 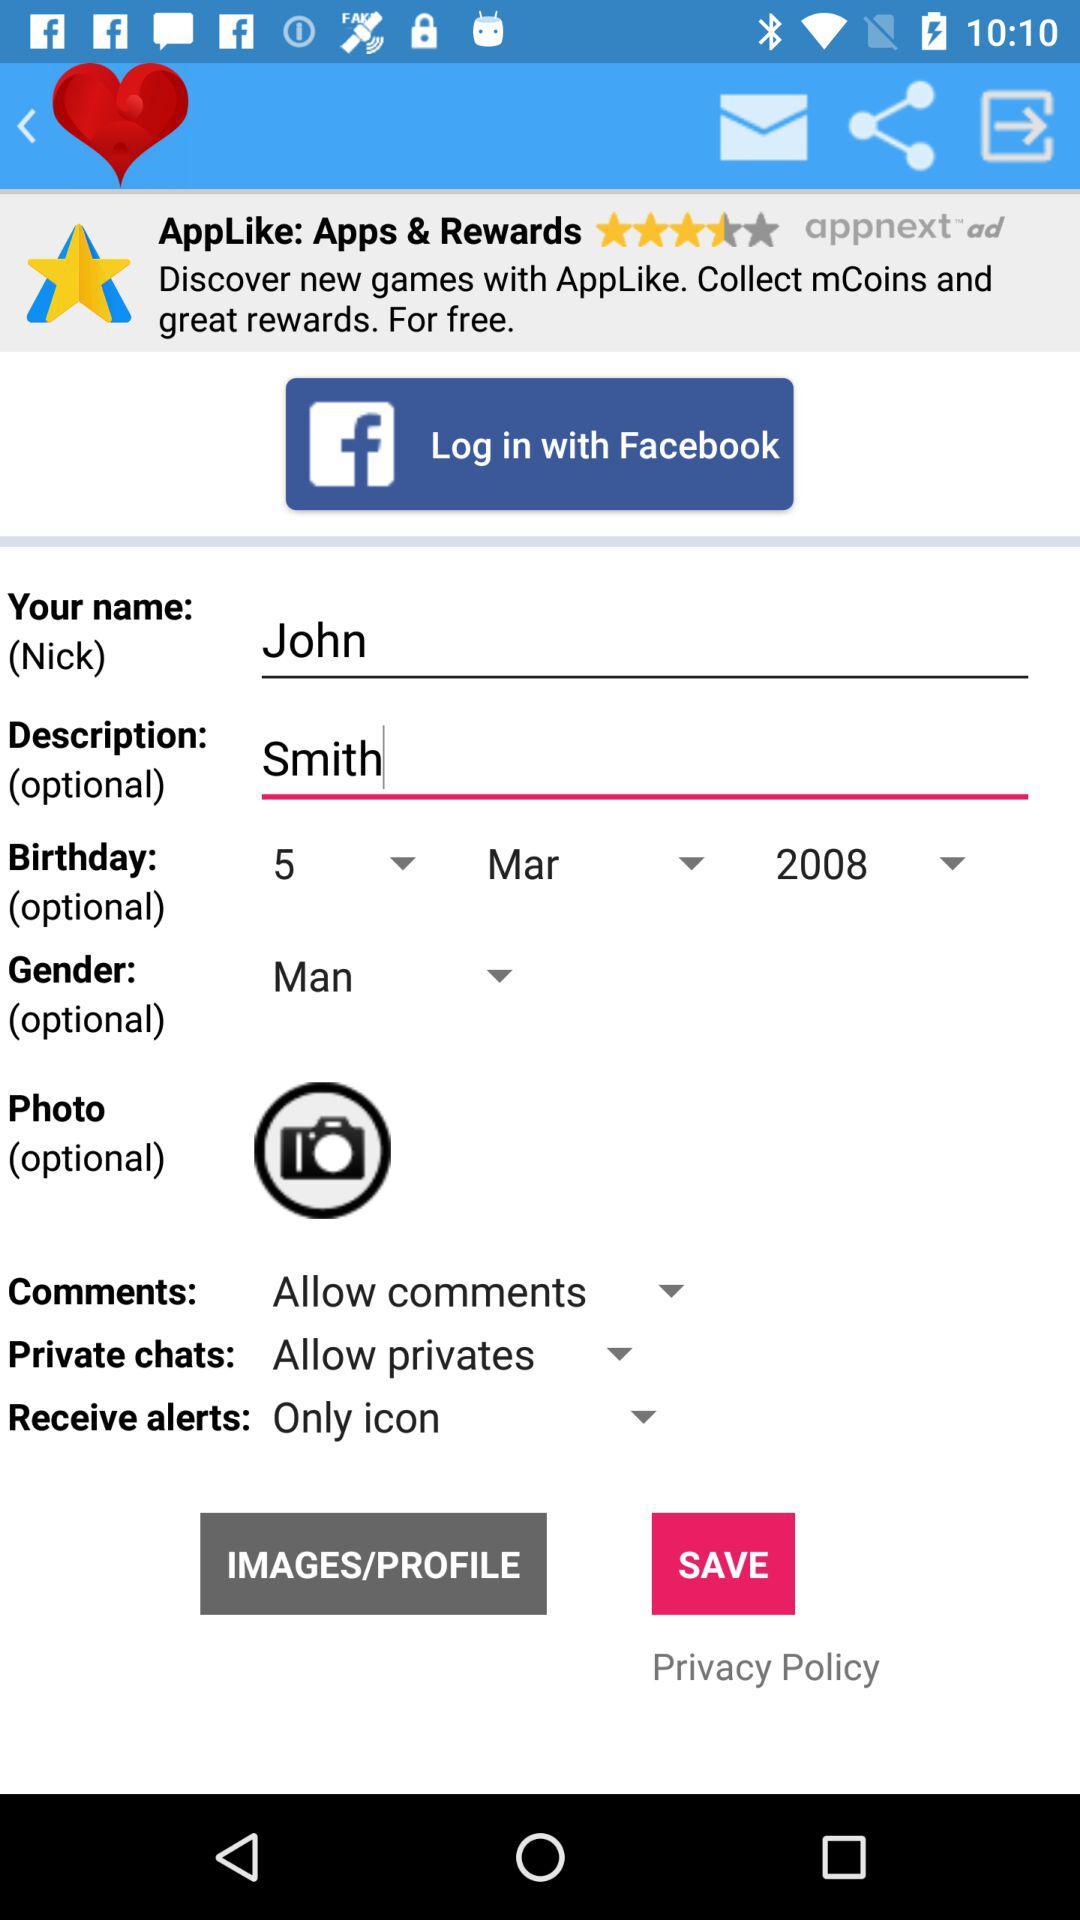 What do you see at coordinates (321, 1150) in the screenshot?
I see `the photo icon` at bounding box center [321, 1150].